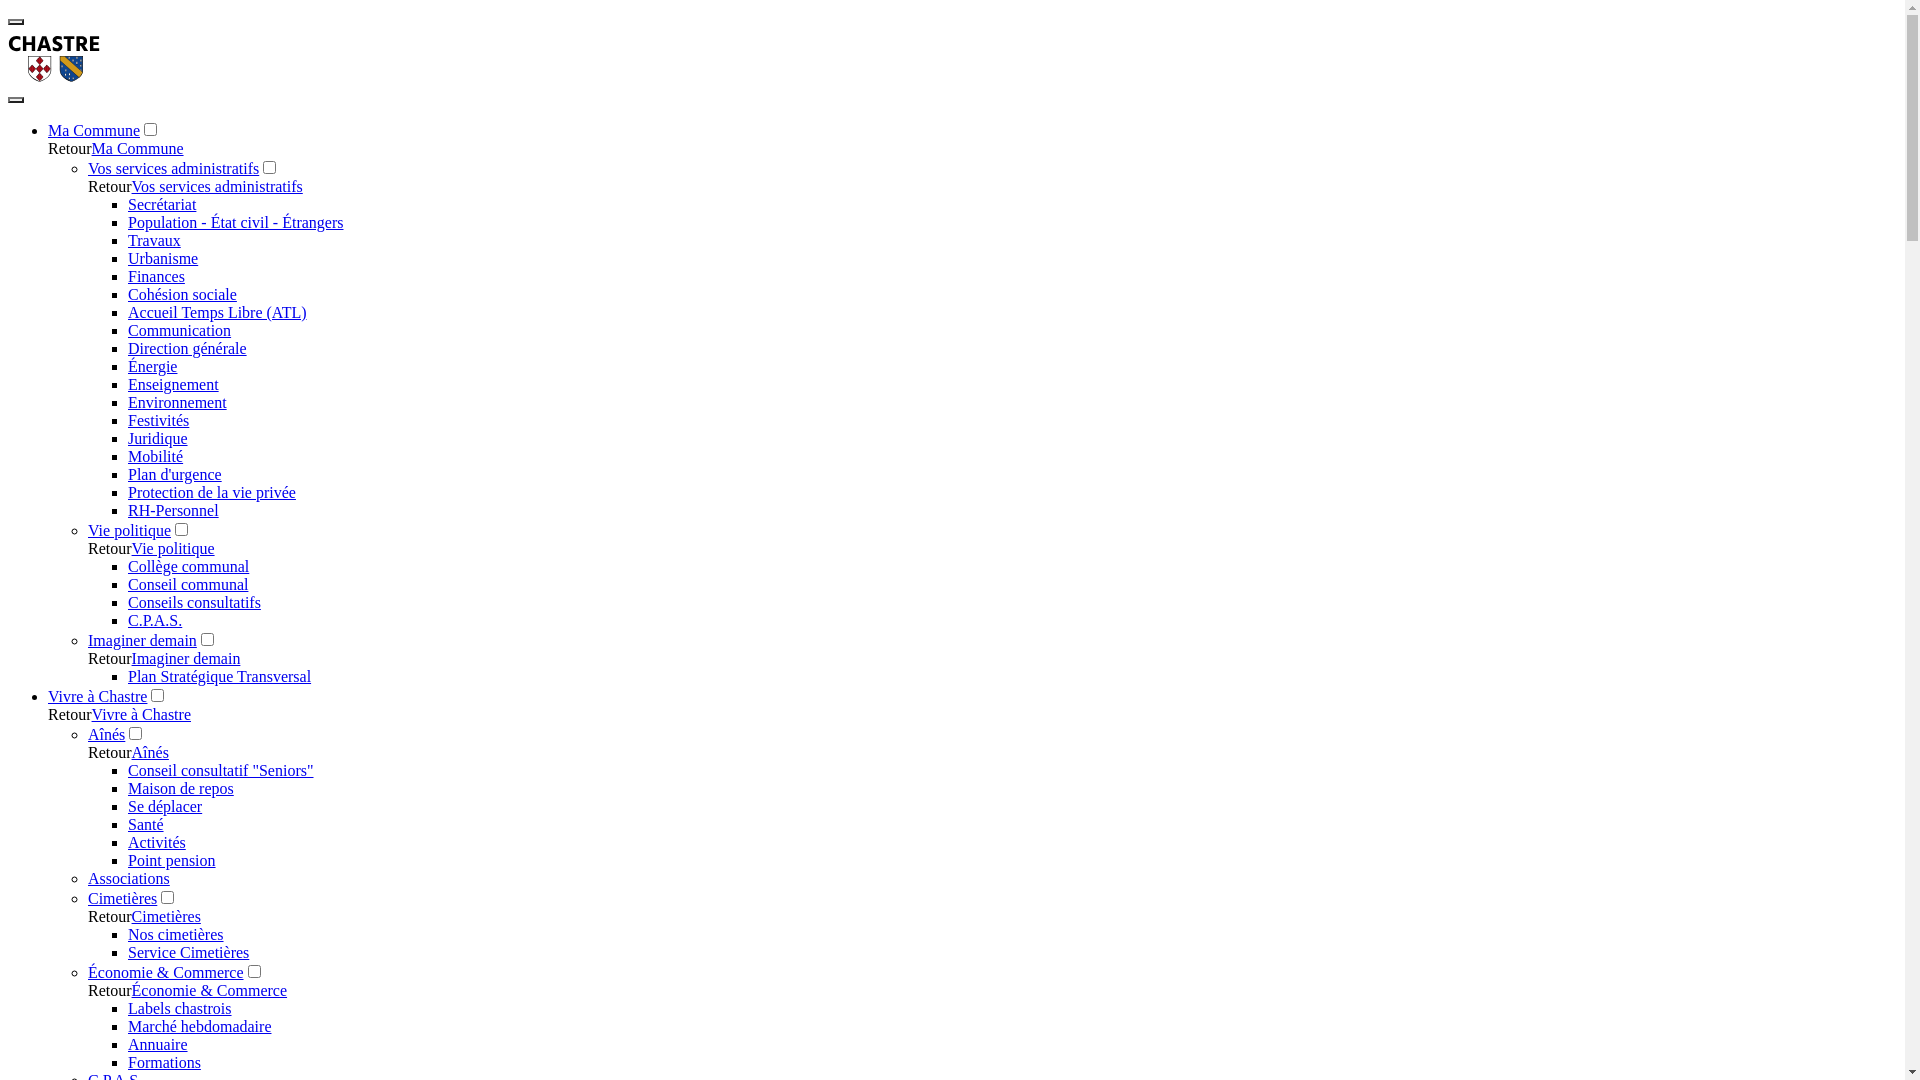 This screenshot has width=1920, height=1080. What do you see at coordinates (157, 1043) in the screenshot?
I see `'Annuaire'` at bounding box center [157, 1043].